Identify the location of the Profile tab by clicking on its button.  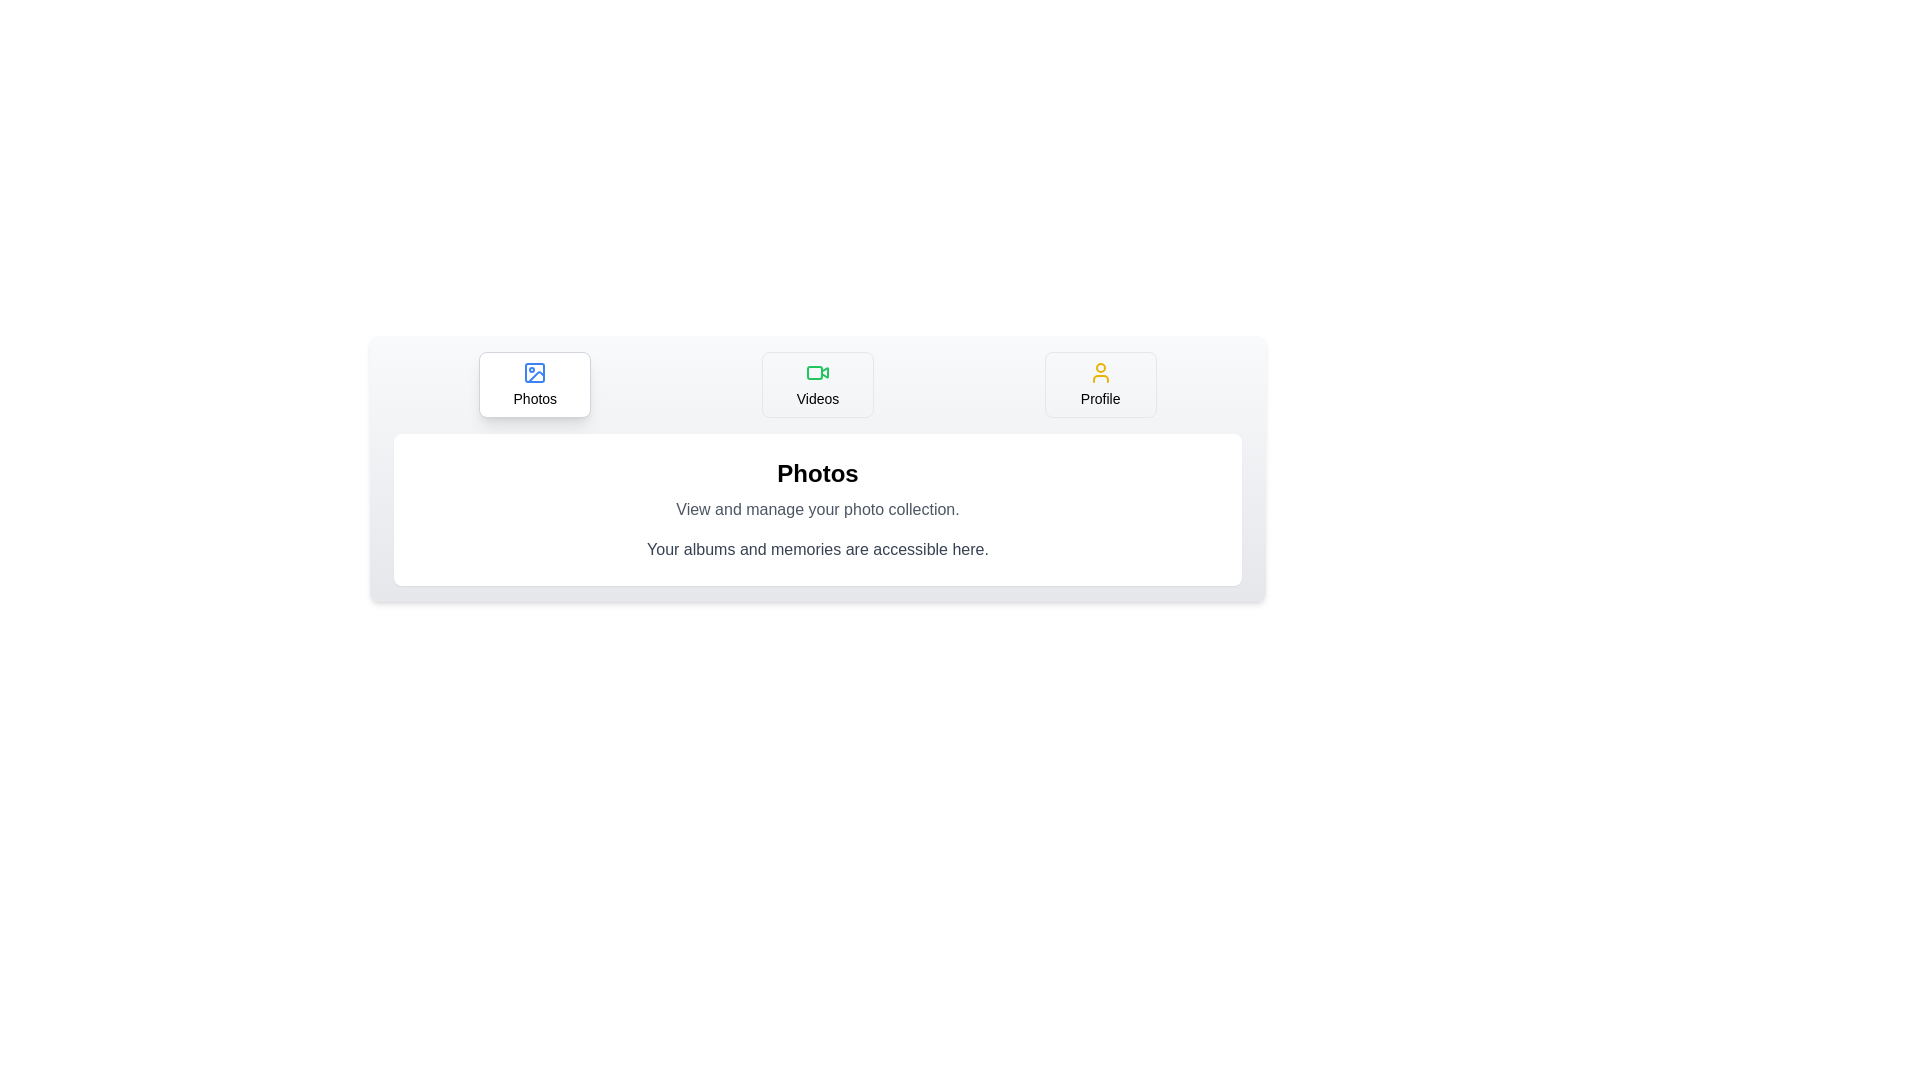
(1099, 385).